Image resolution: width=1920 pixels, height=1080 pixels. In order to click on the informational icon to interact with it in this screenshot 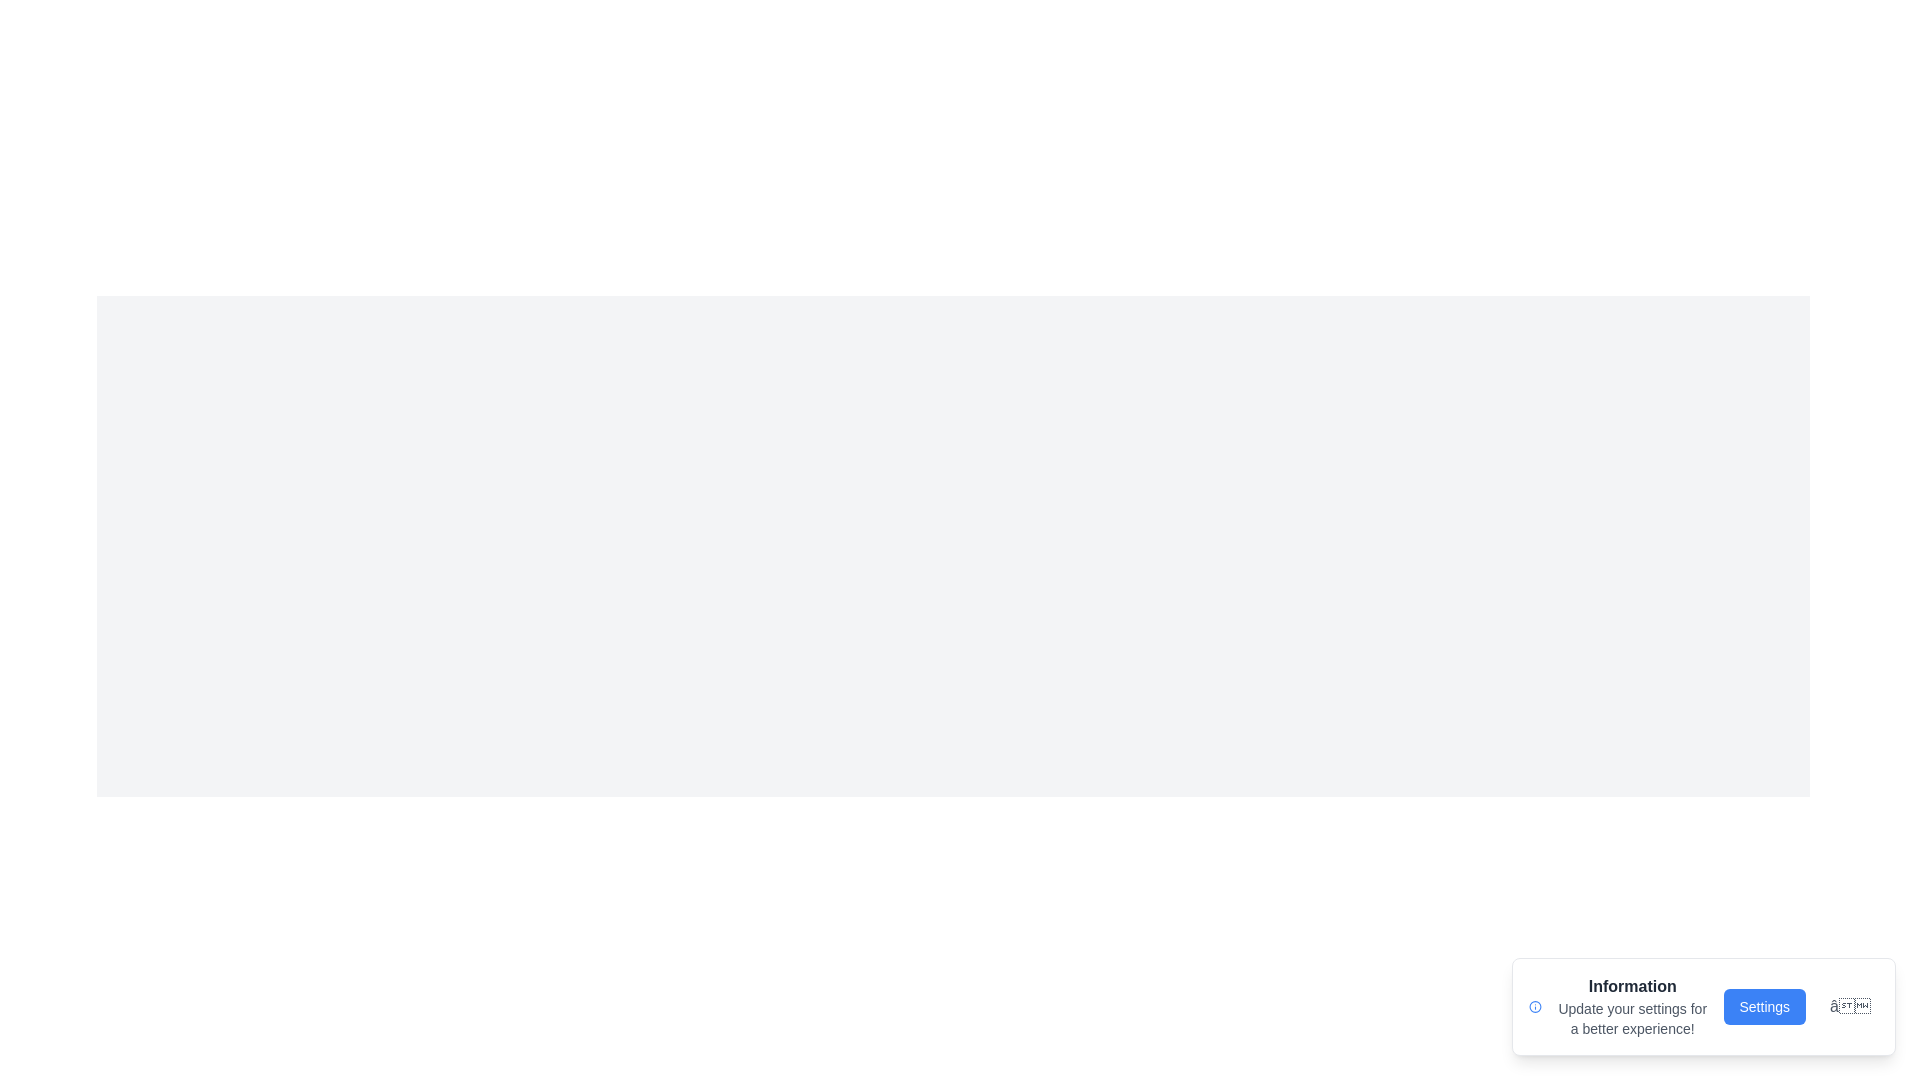, I will do `click(1534, 1006)`.